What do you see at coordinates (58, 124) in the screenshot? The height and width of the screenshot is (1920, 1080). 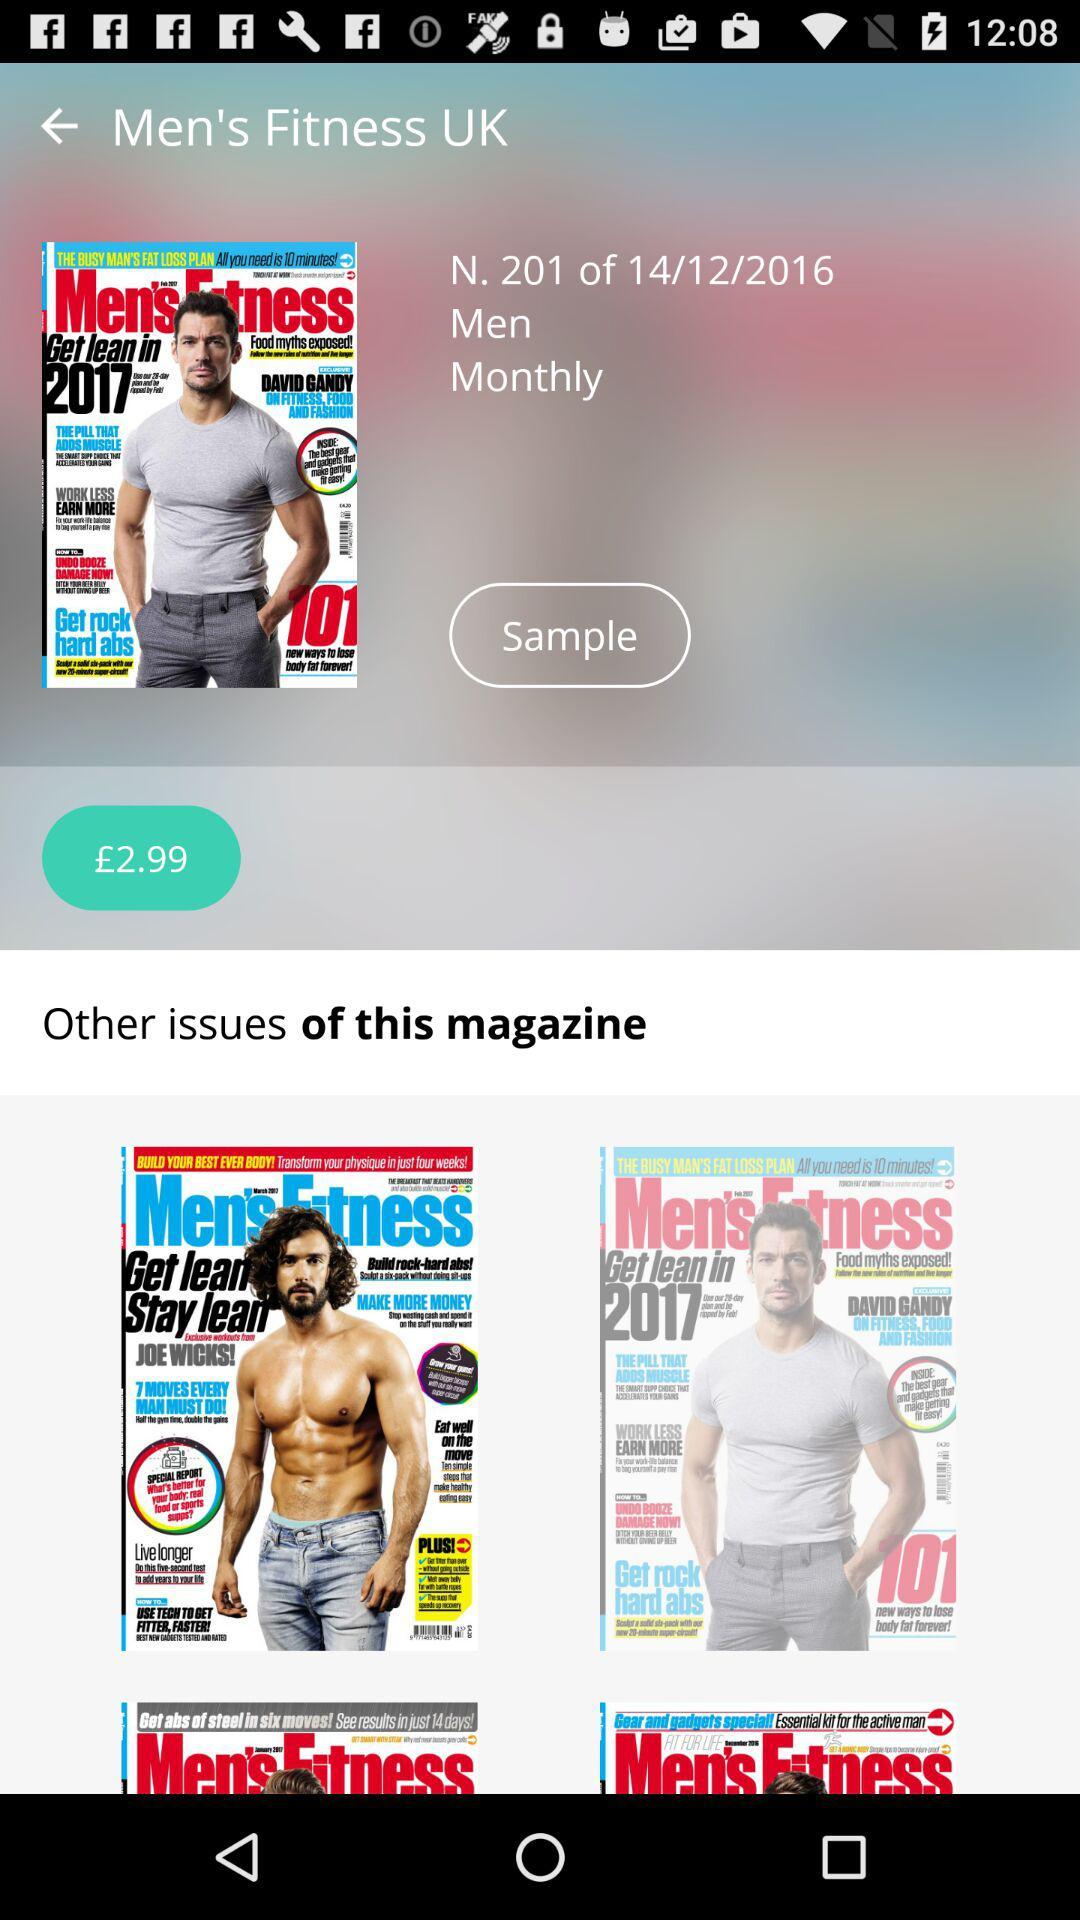 I see `go back` at bounding box center [58, 124].